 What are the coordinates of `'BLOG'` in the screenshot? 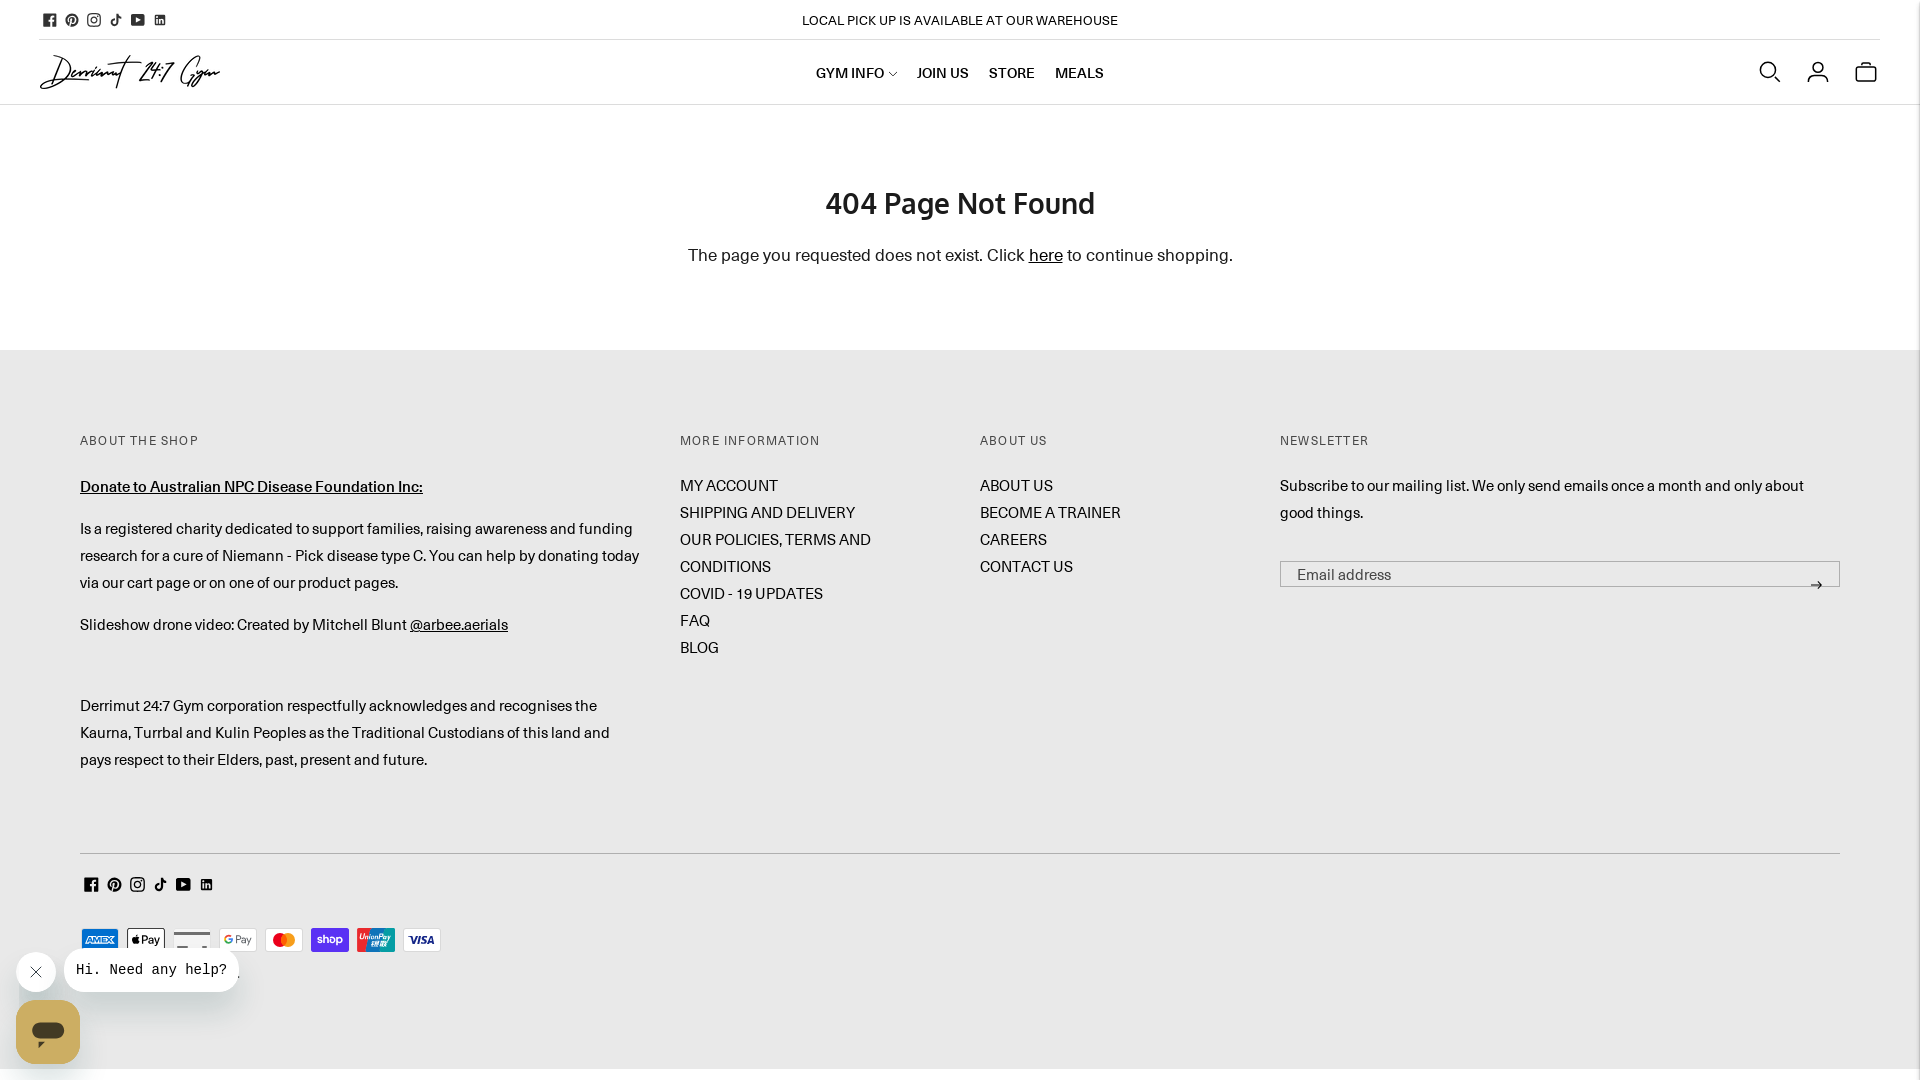 It's located at (699, 647).